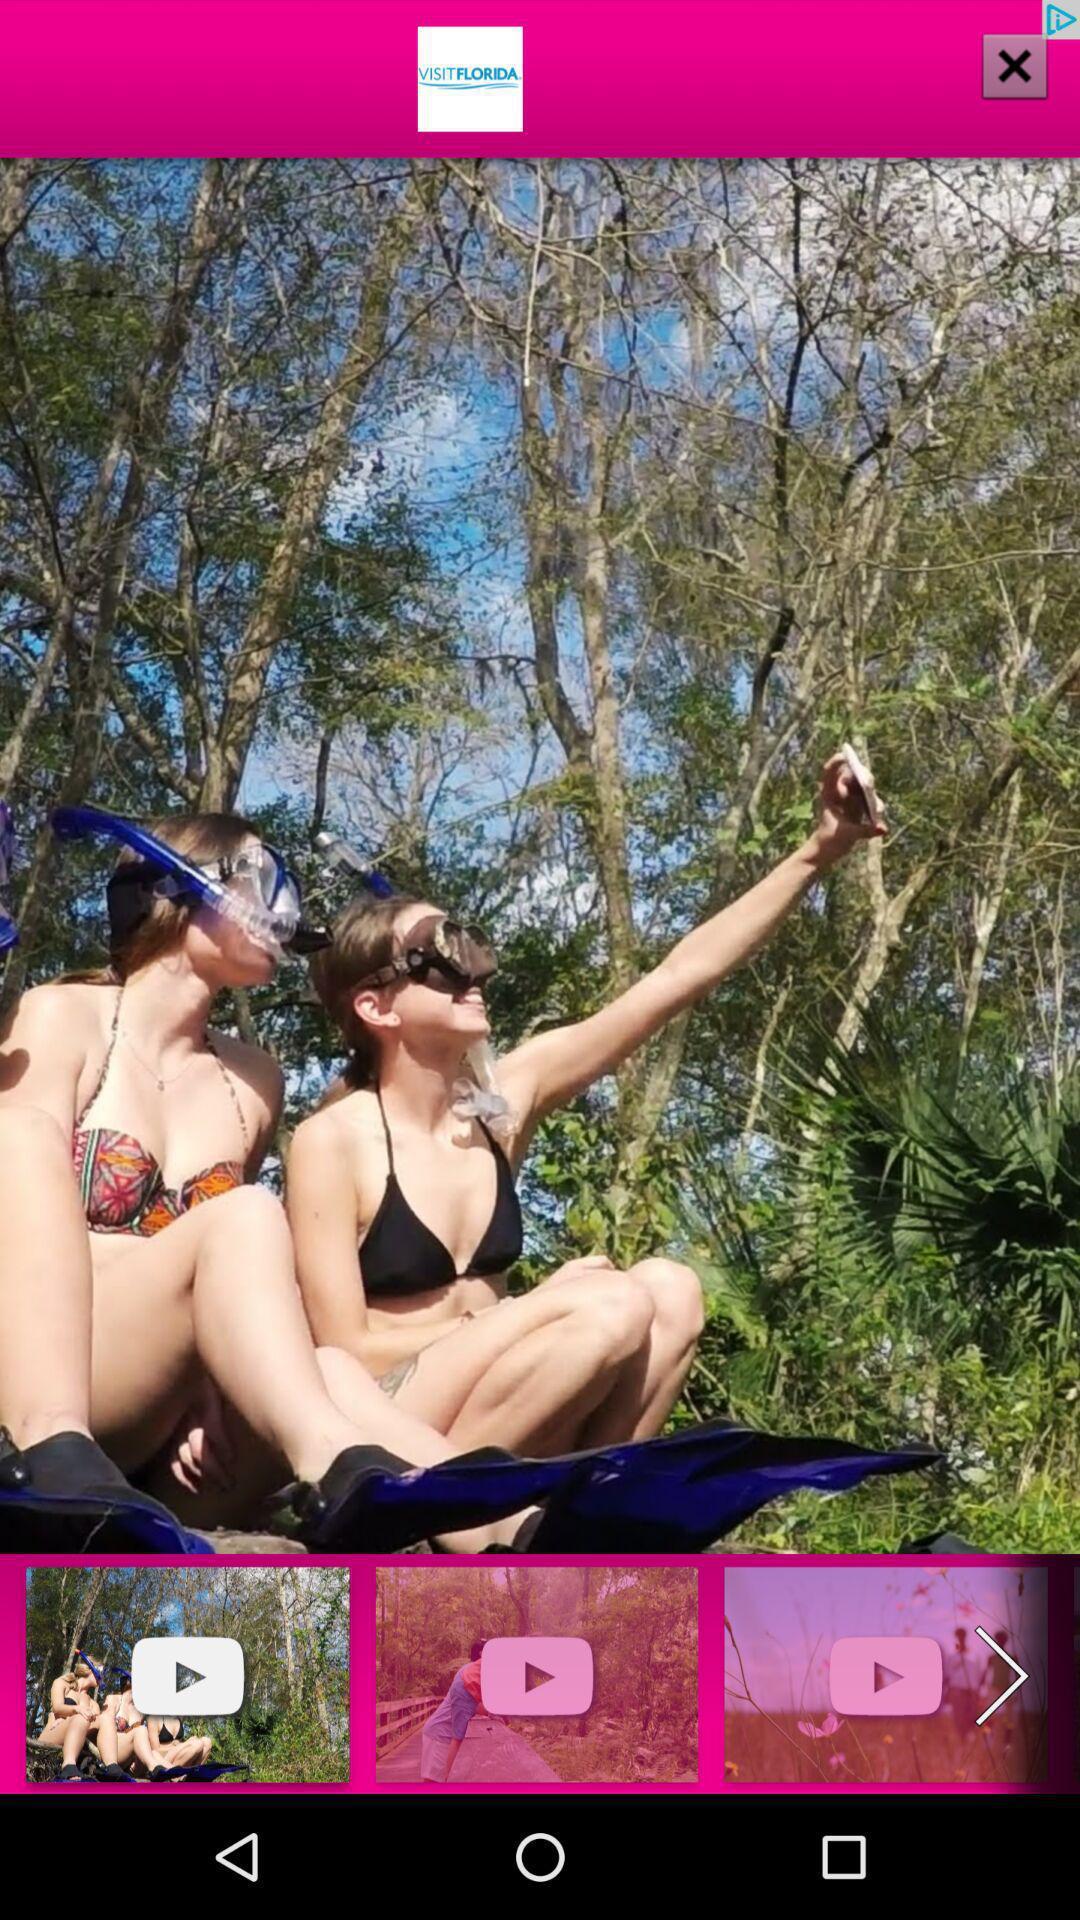 Image resolution: width=1080 pixels, height=1920 pixels. Describe the element at coordinates (1014, 70) in the screenshot. I see `the close icon` at that location.